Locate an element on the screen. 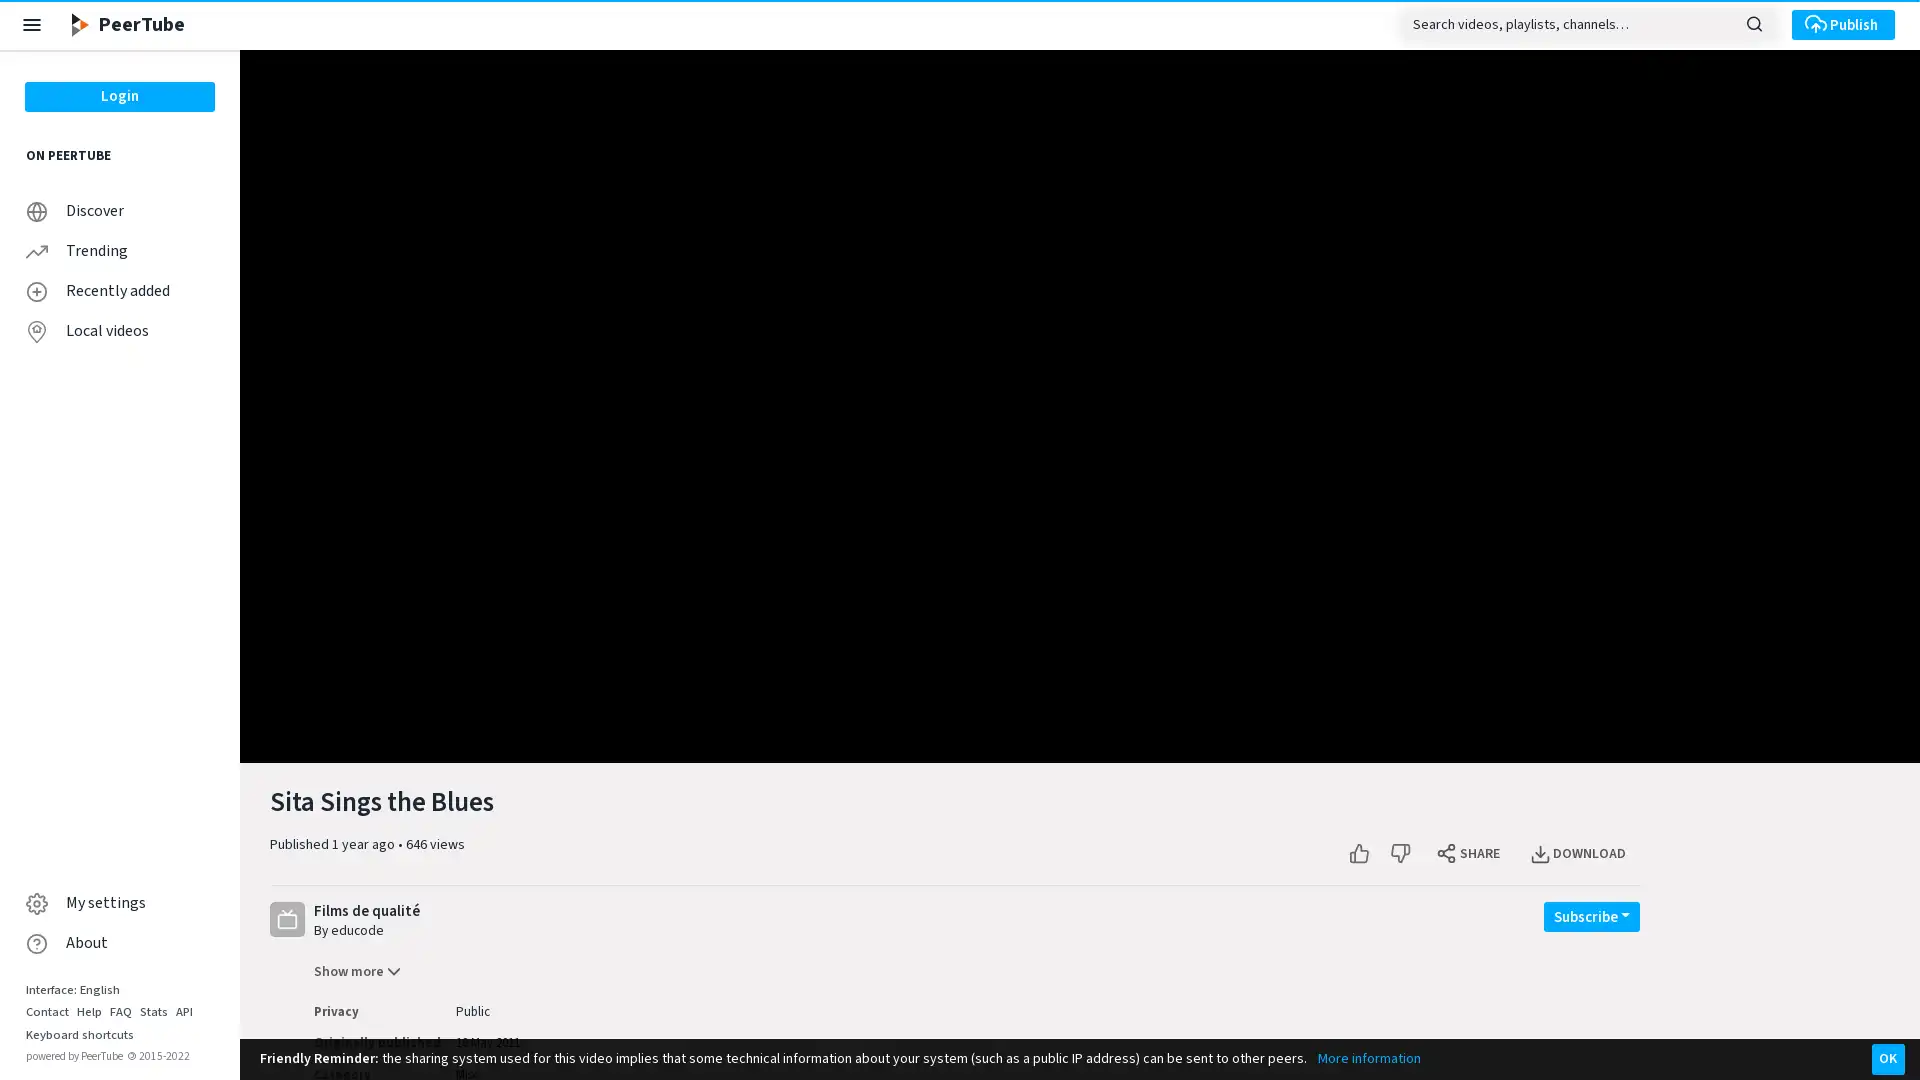 The width and height of the screenshot is (1920, 1080). Open subscription dropdown is located at coordinates (1591, 915).